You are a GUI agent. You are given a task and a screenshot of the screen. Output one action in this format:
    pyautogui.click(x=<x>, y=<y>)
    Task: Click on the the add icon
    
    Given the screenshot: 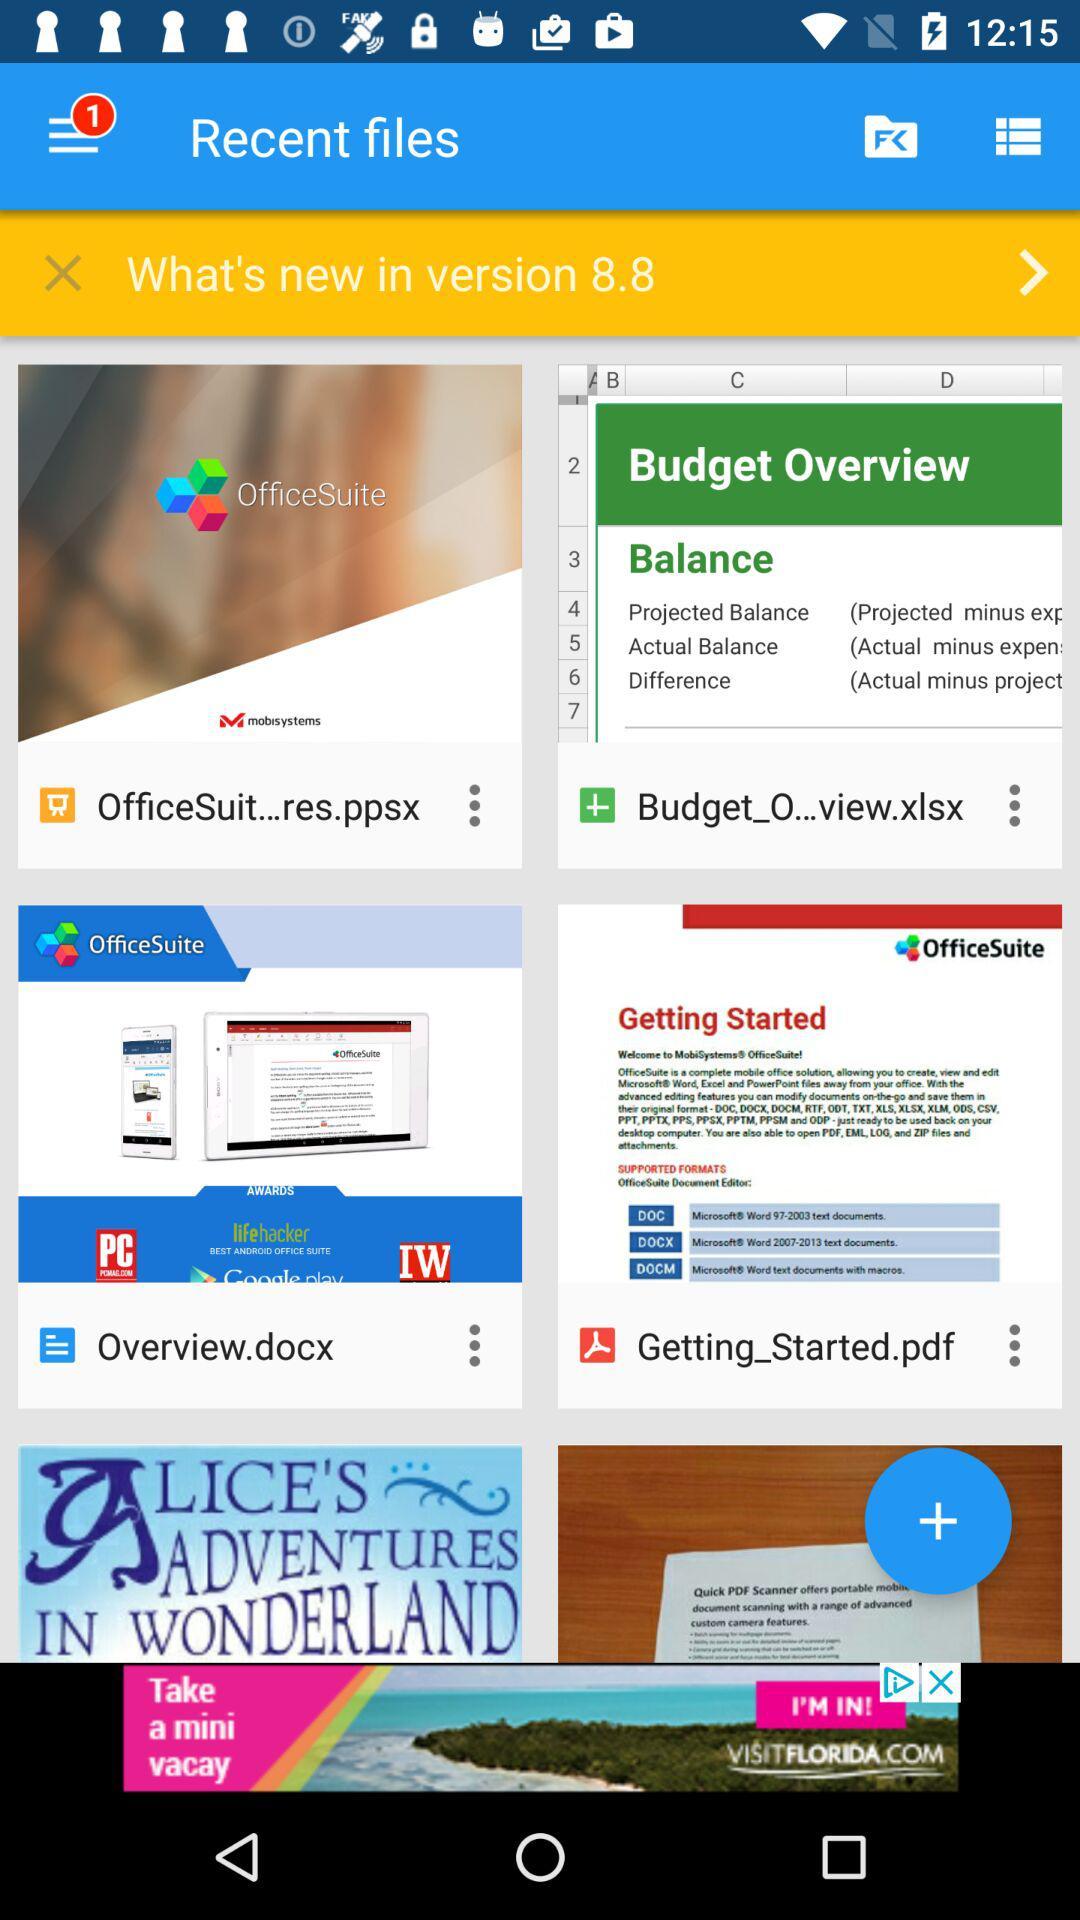 What is the action you would take?
    pyautogui.click(x=938, y=1520)
    